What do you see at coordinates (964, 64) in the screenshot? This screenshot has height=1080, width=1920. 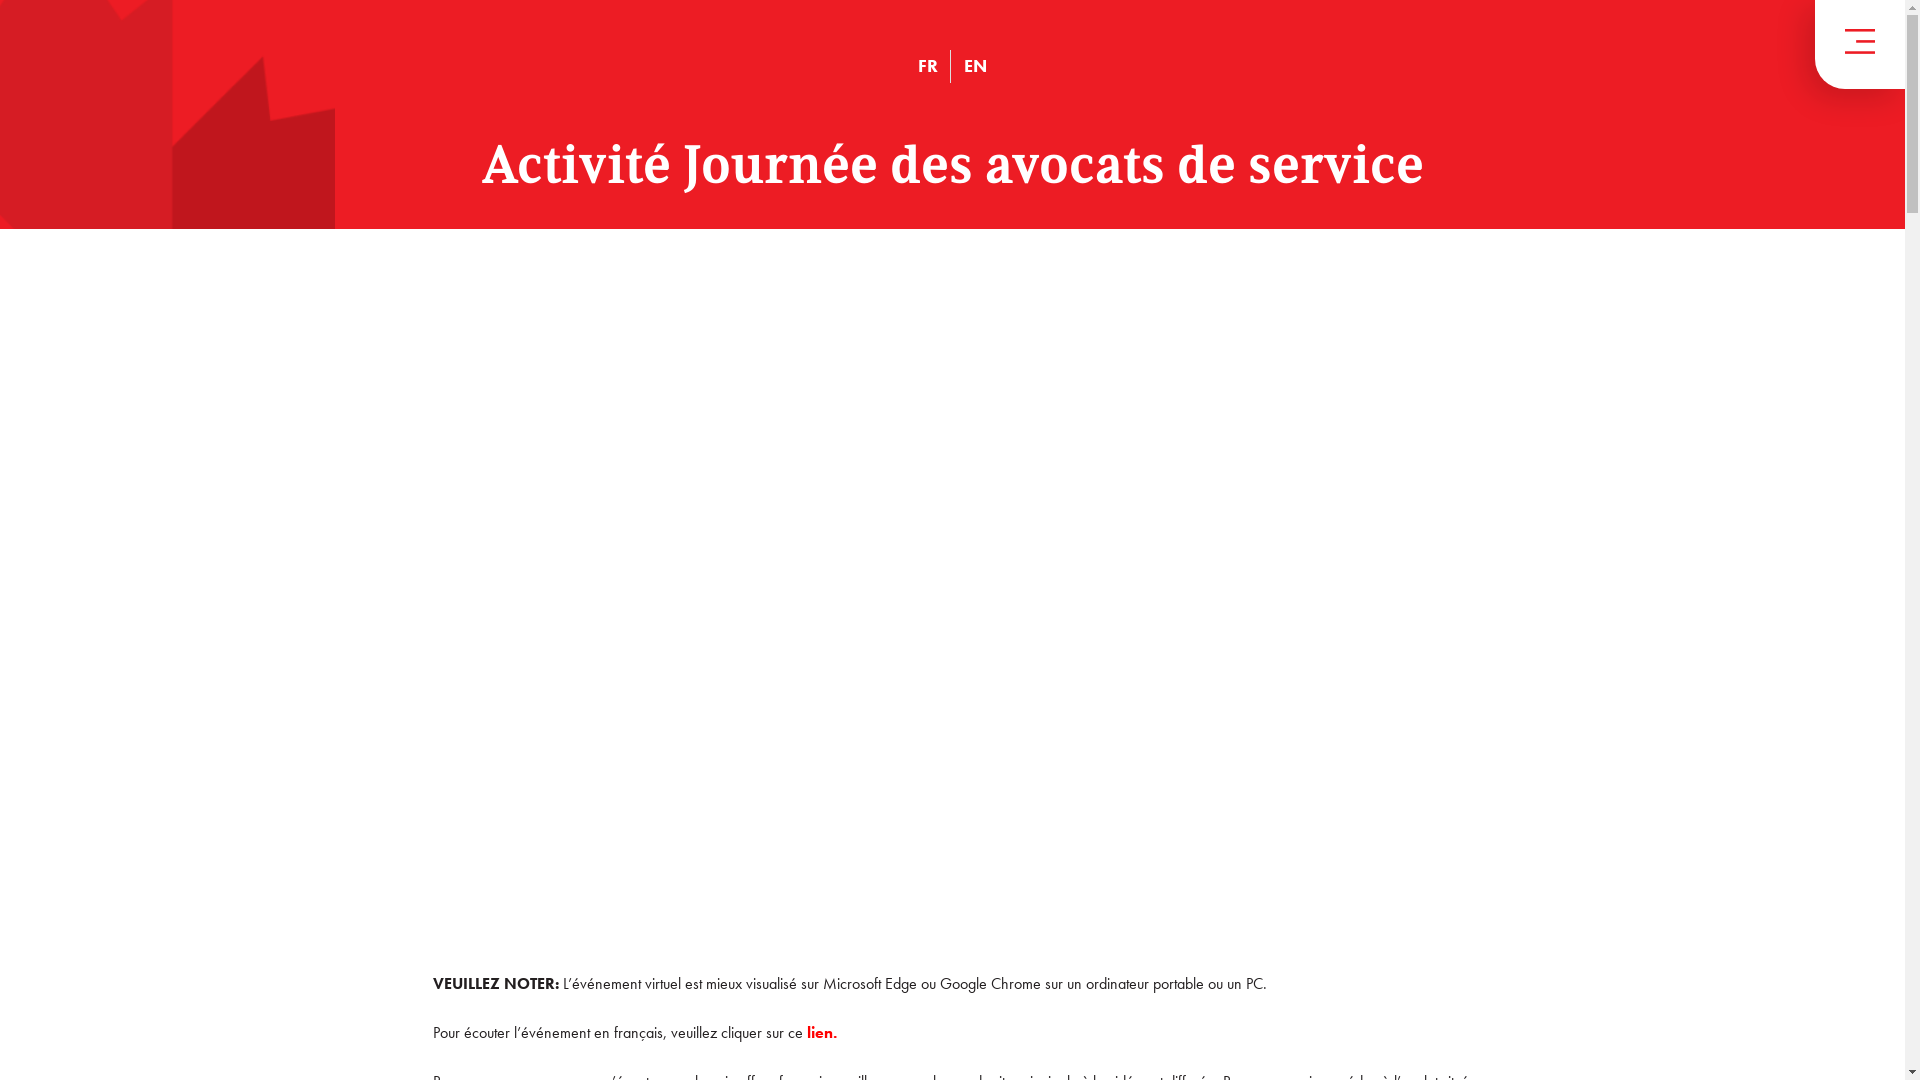 I see `'EN'` at bounding box center [964, 64].